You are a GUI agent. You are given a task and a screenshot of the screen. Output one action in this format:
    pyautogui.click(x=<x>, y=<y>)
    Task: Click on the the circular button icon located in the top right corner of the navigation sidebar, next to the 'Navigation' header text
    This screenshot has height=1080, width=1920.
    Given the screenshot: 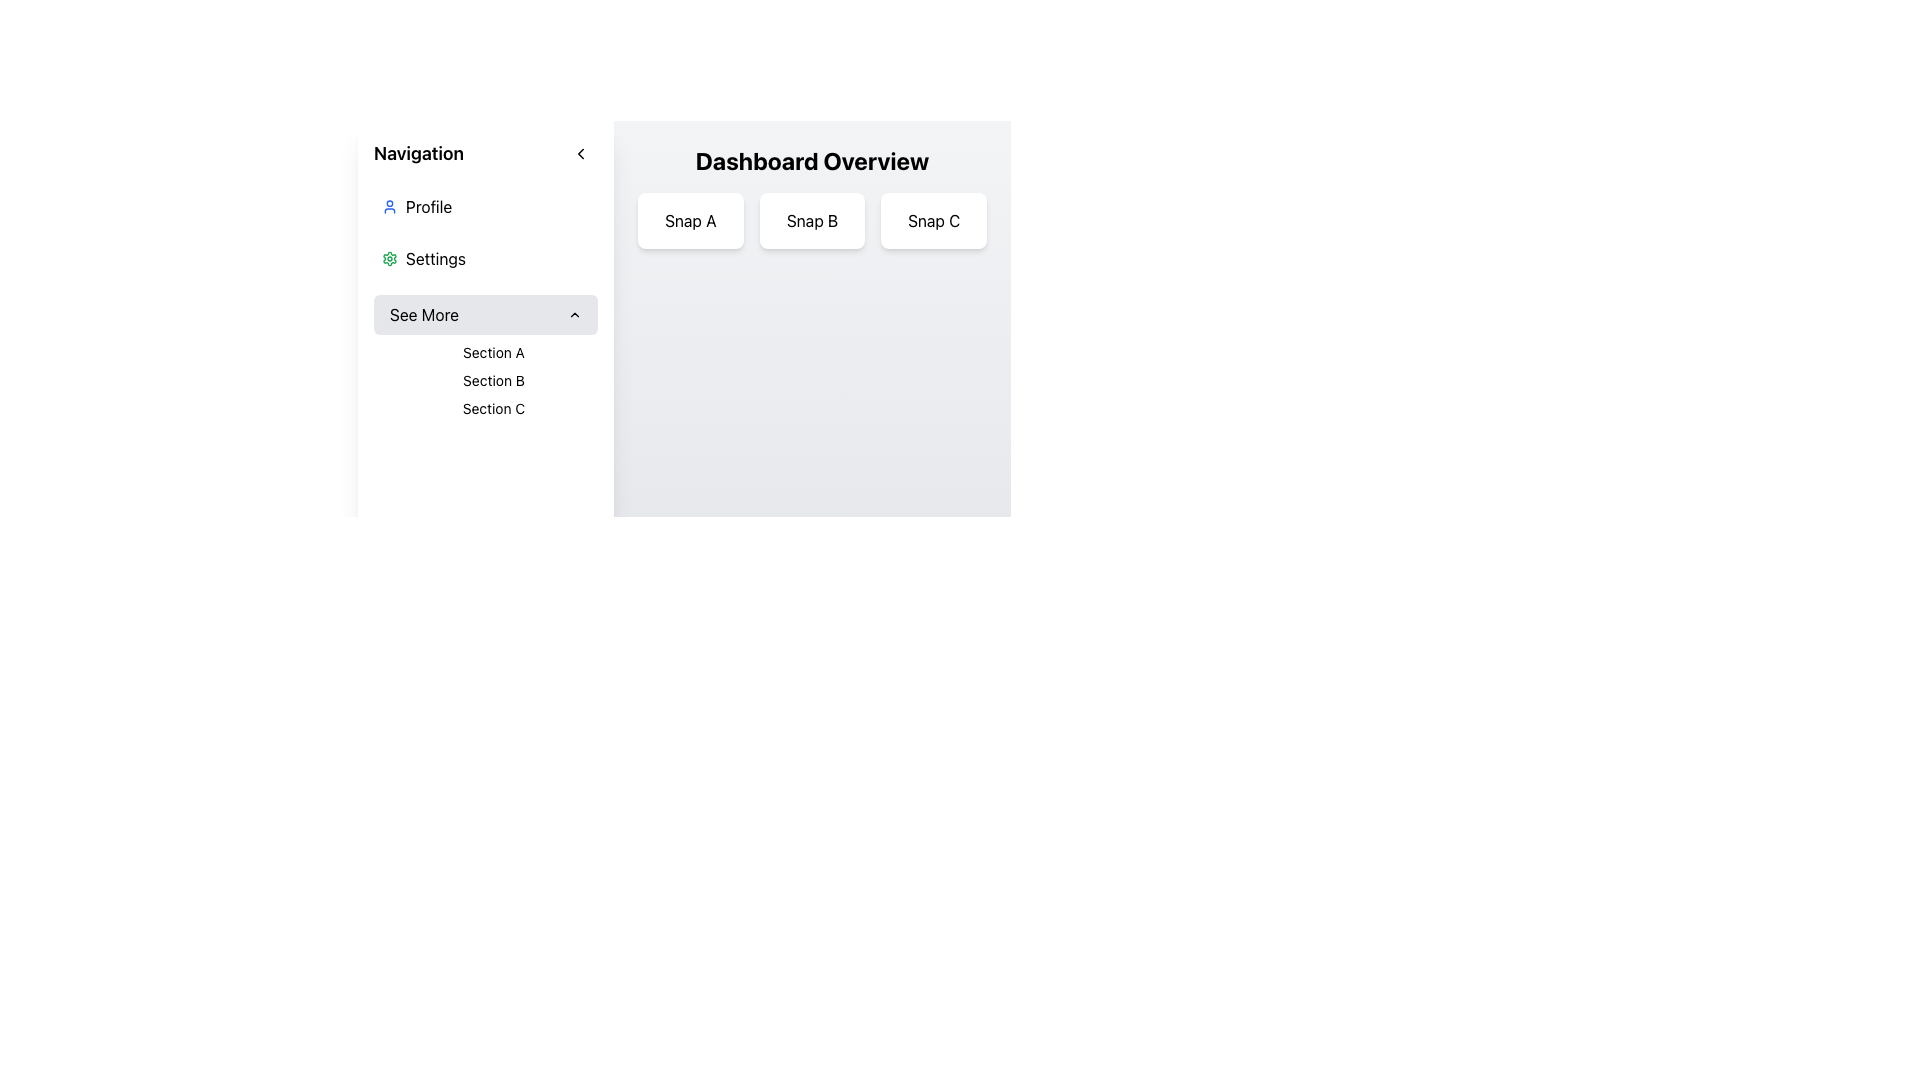 What is the action you would take?
    pyautogui.click(x=579, y=153)
    